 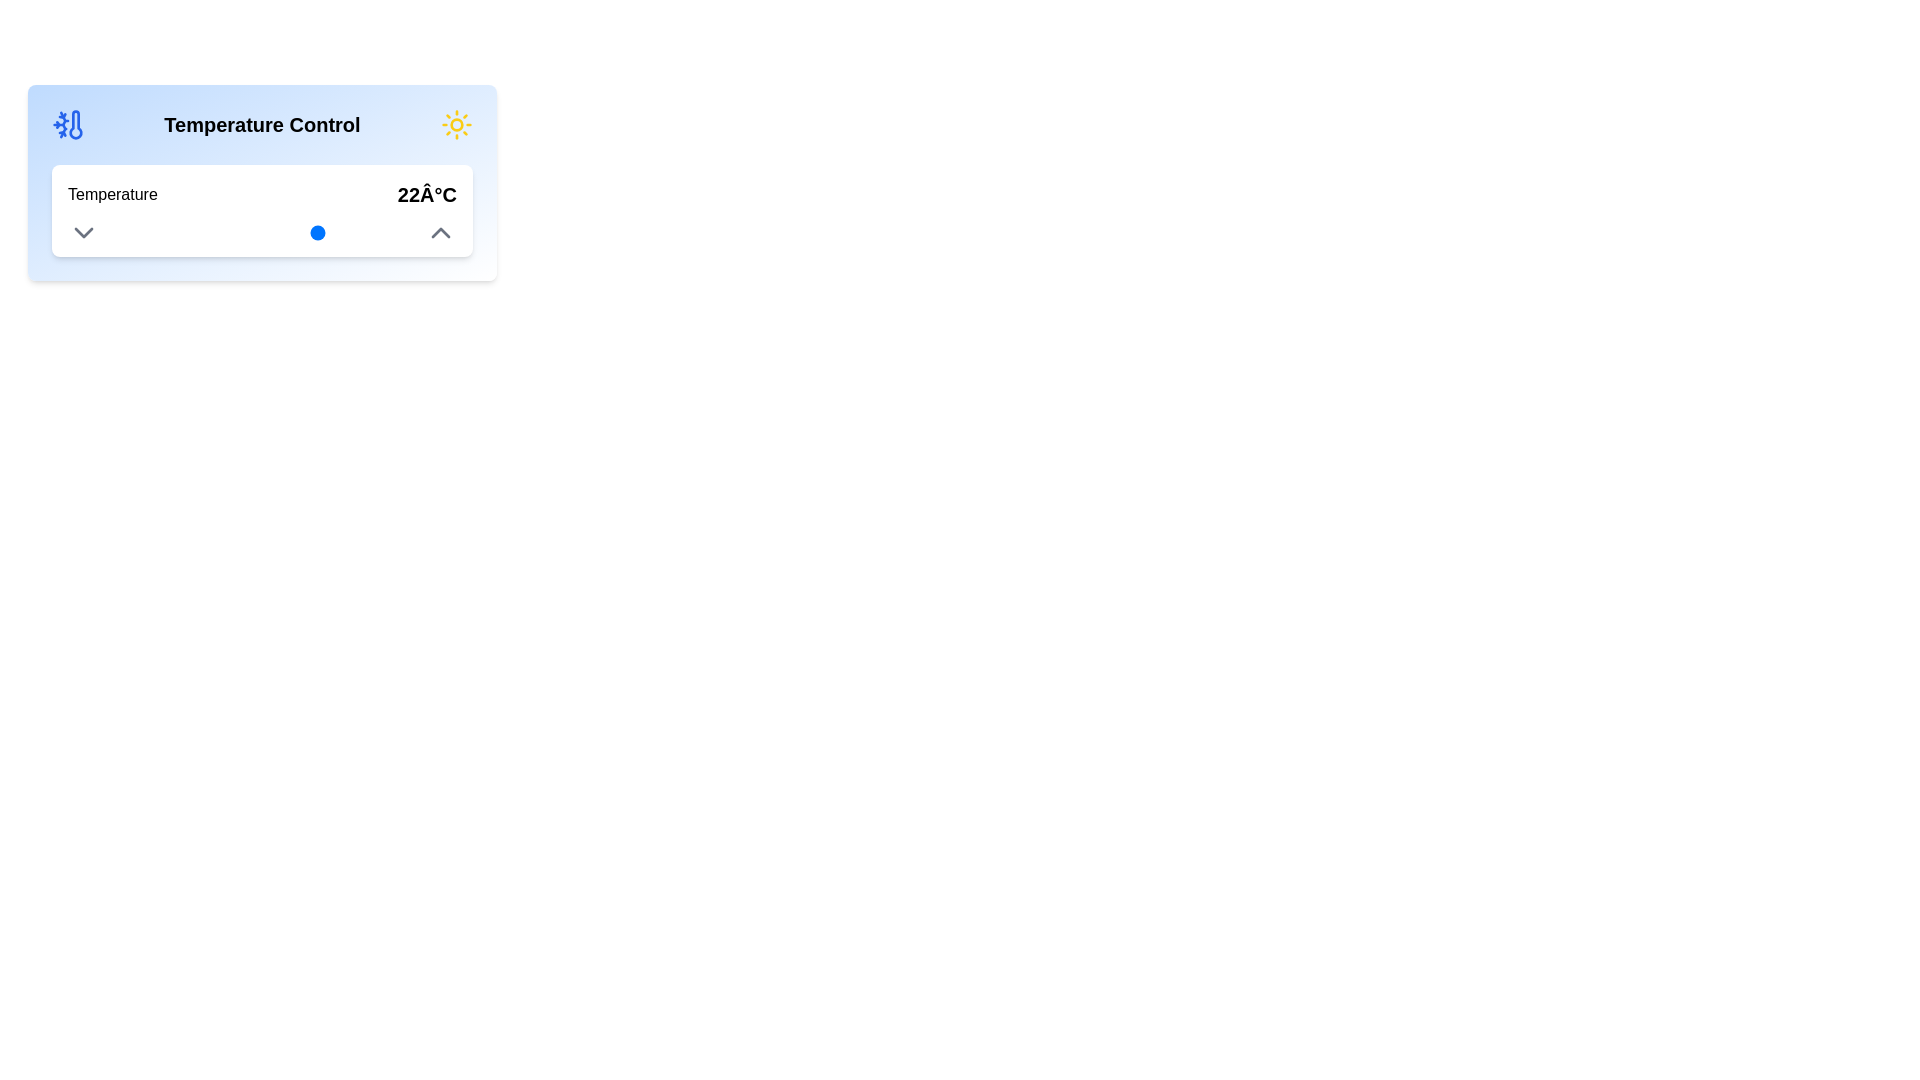 I want to click on the downward-pointing chevron icon (dropdown indicator) located within the 'Temperature Control' interface, so click(x=82, y=231).